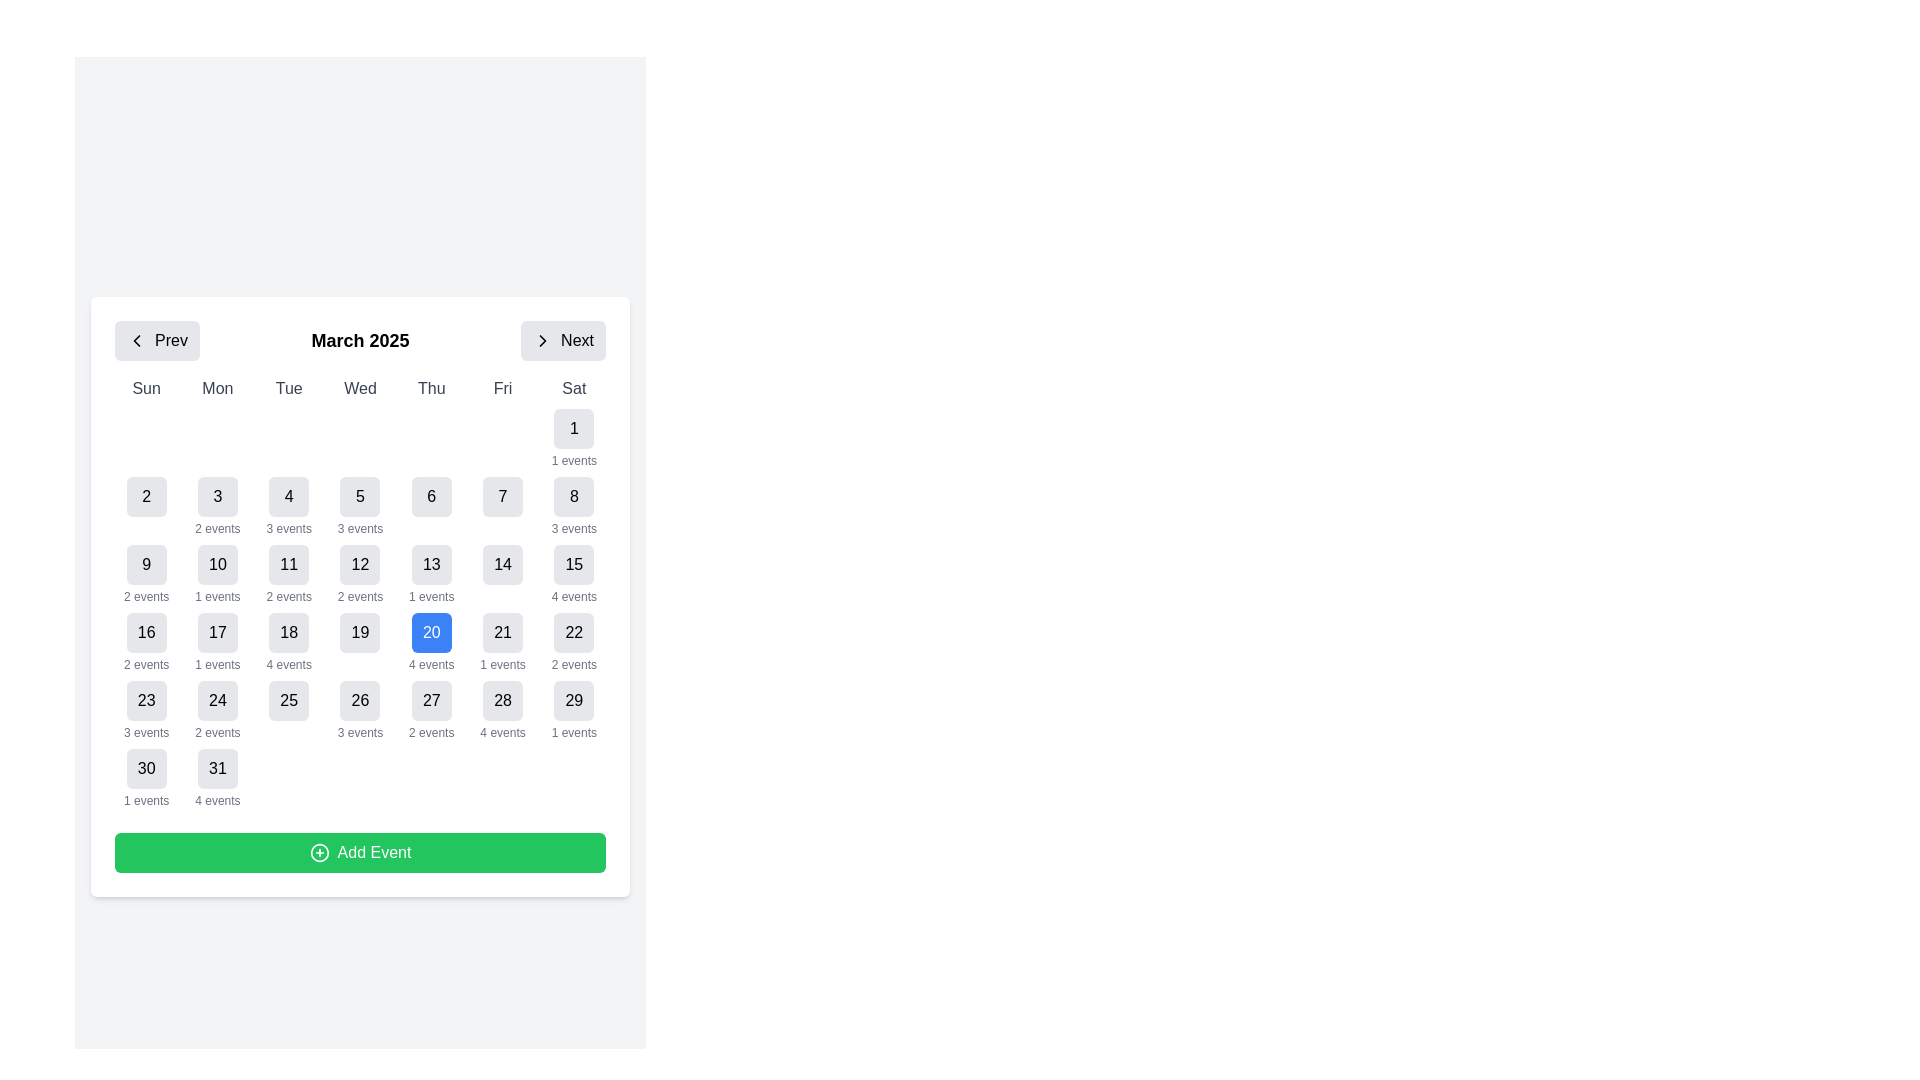  Describe the element at coordinates (145, 564) in the screenshot. I see `the date '9' button in the calendar interface` at that location.